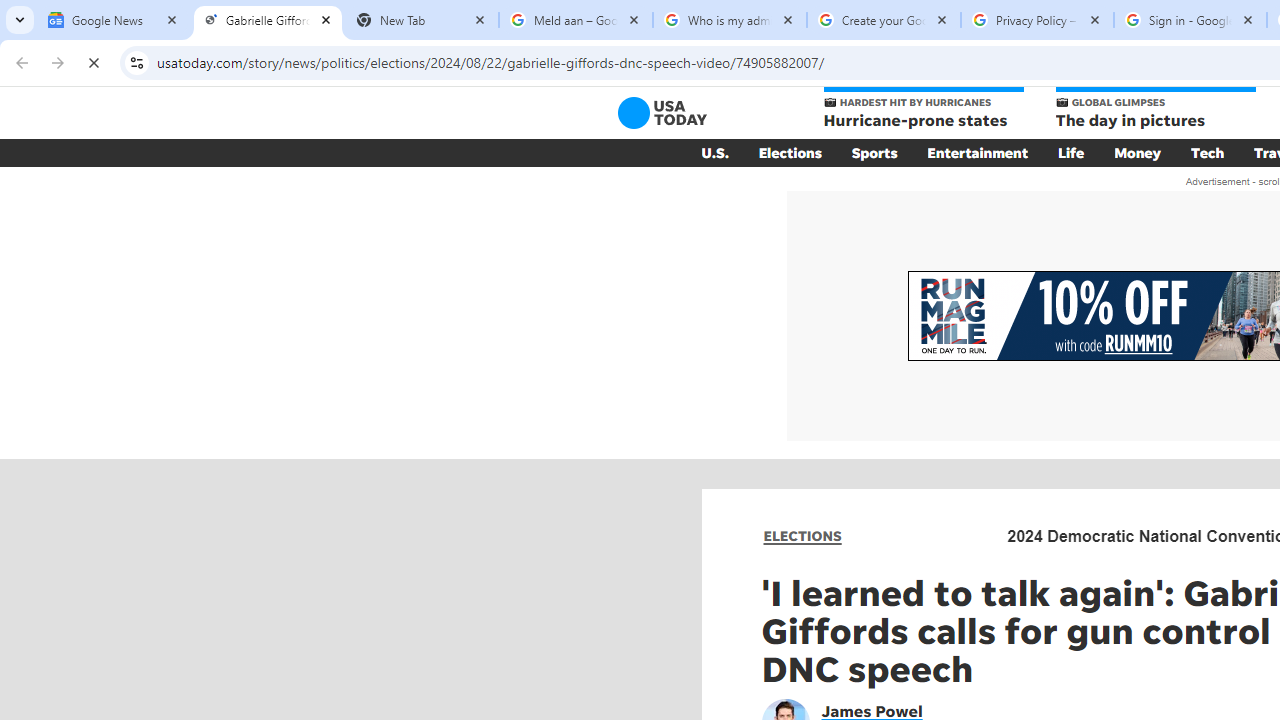 This screenshot has width=1280, height=720. What do you see at coordinates (874, 152) in the screenshot?
I see `'Sports'` at bounding box center [874, 152].